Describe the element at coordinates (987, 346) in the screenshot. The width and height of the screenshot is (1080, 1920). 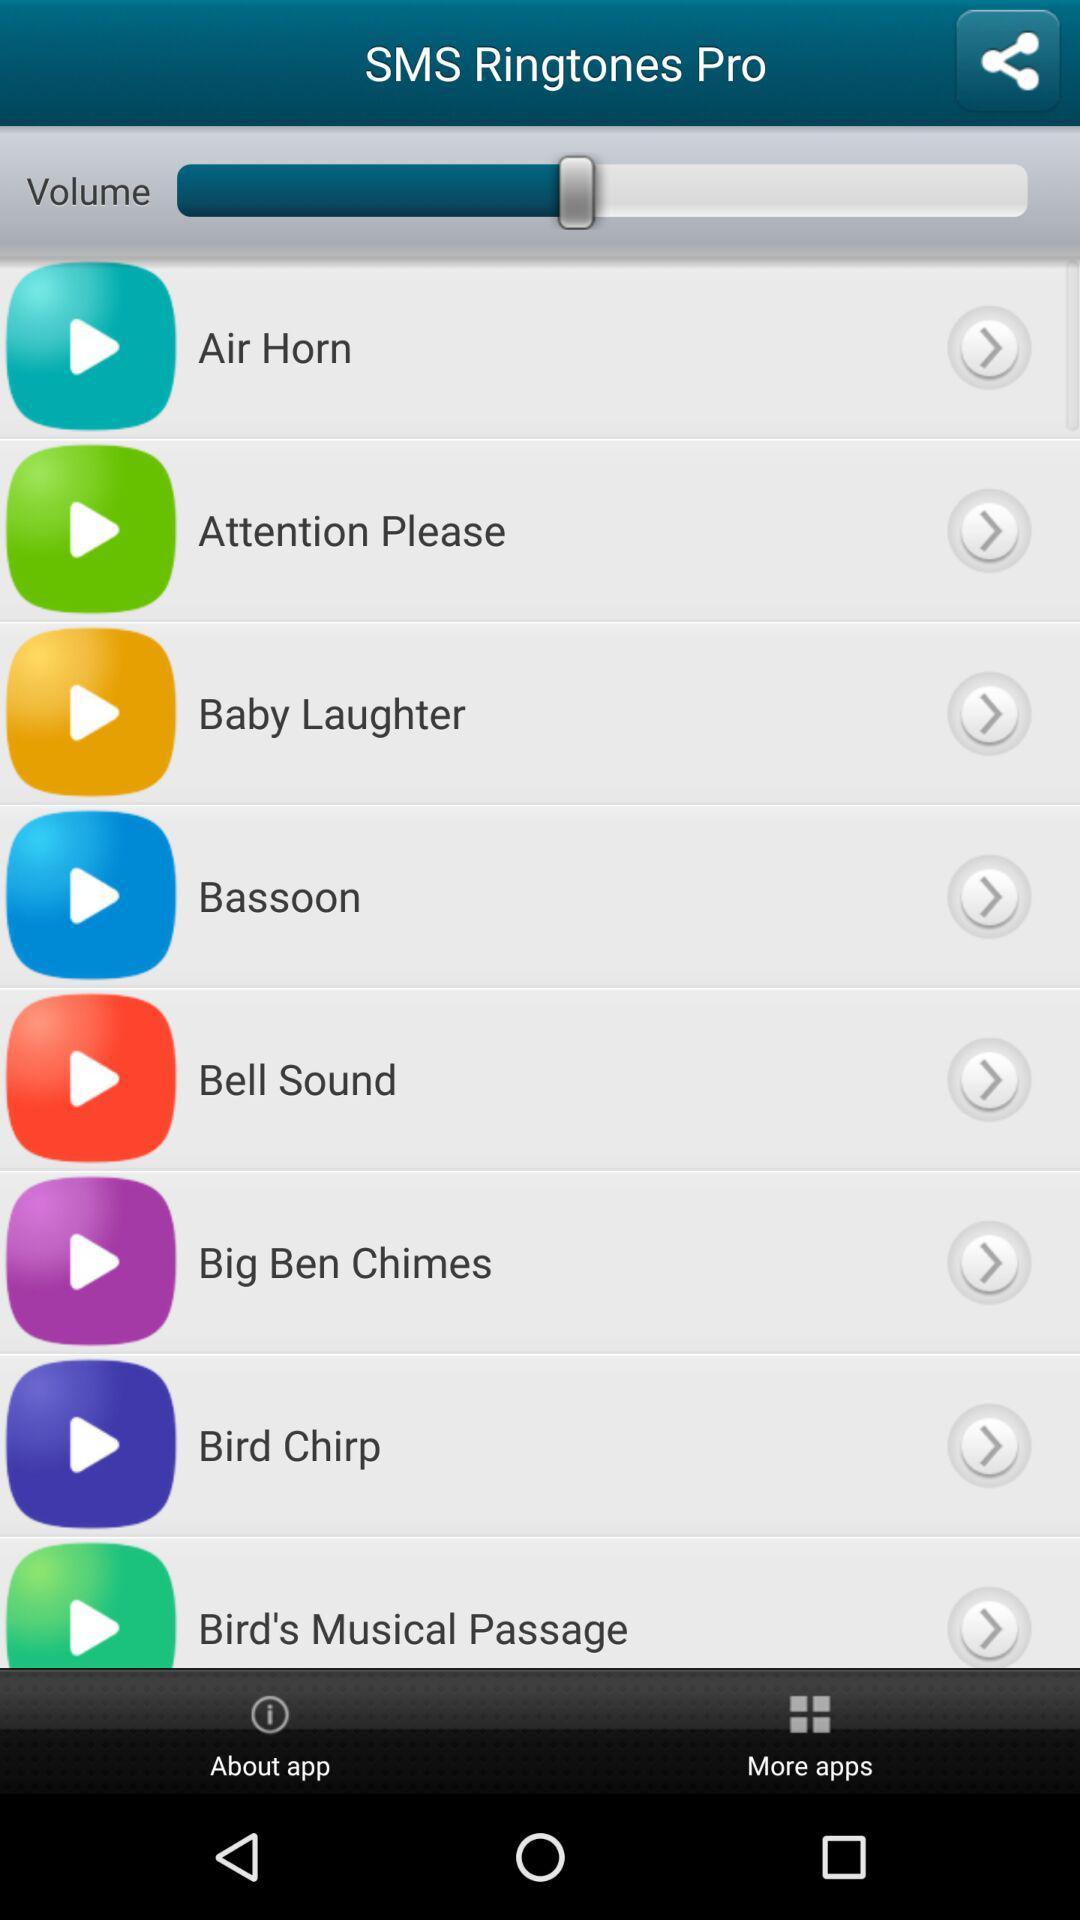
I see `next` at that location.